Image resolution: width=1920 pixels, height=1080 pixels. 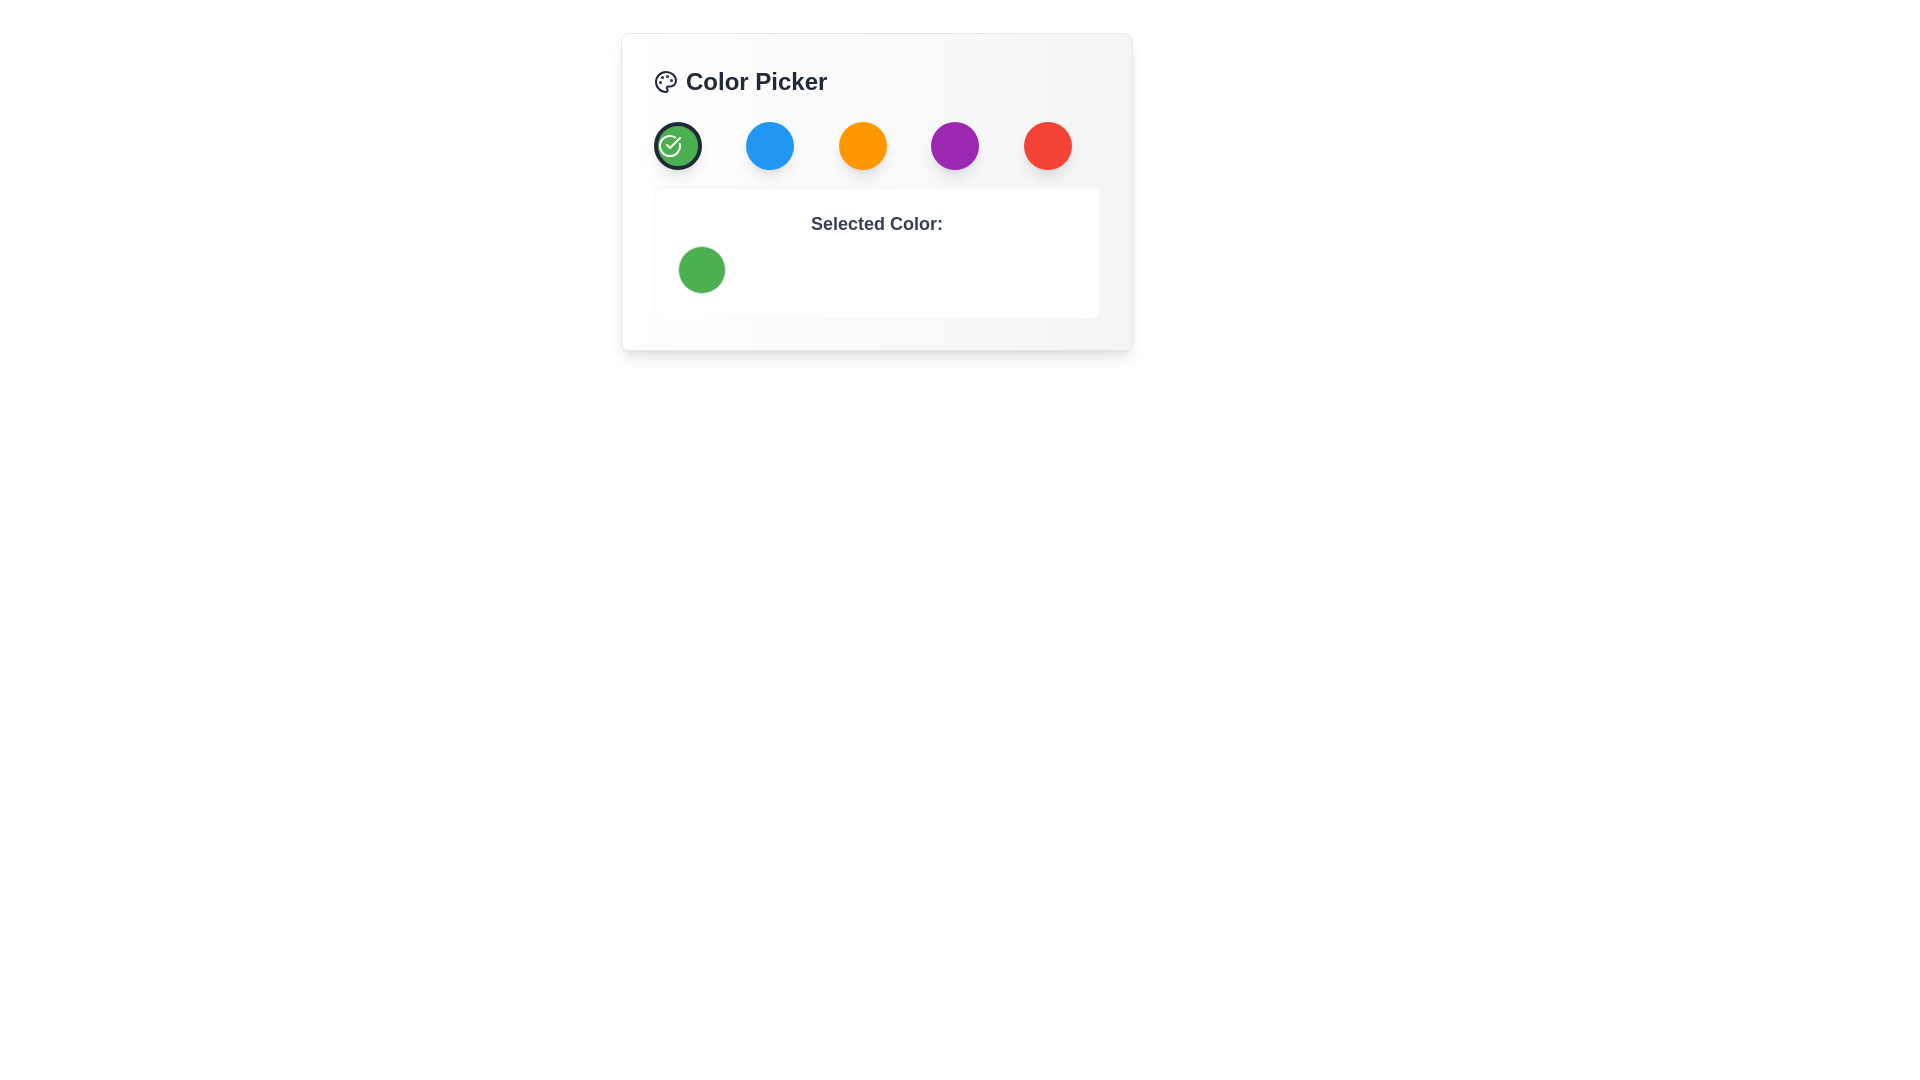 I want to click on the circular purple button in the Color Picker modal to trigger the hover effect, so click(x=954, y=145).